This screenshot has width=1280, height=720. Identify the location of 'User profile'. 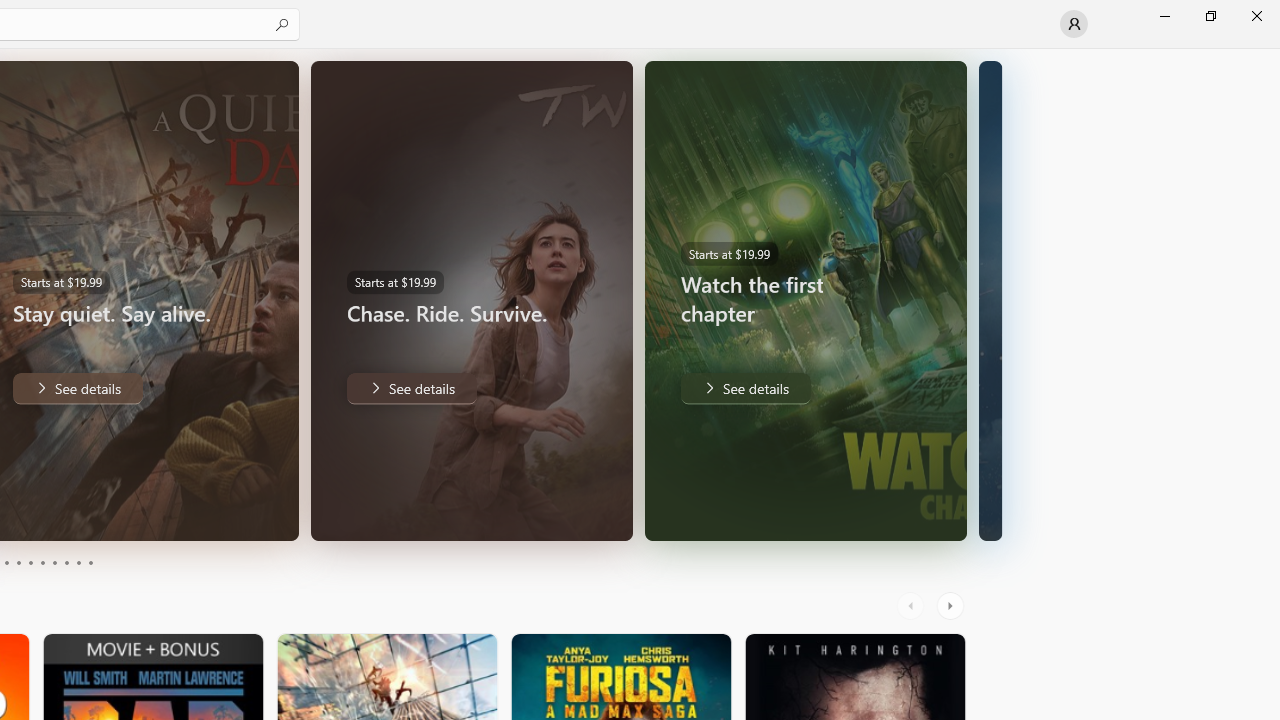
(1072, 24).